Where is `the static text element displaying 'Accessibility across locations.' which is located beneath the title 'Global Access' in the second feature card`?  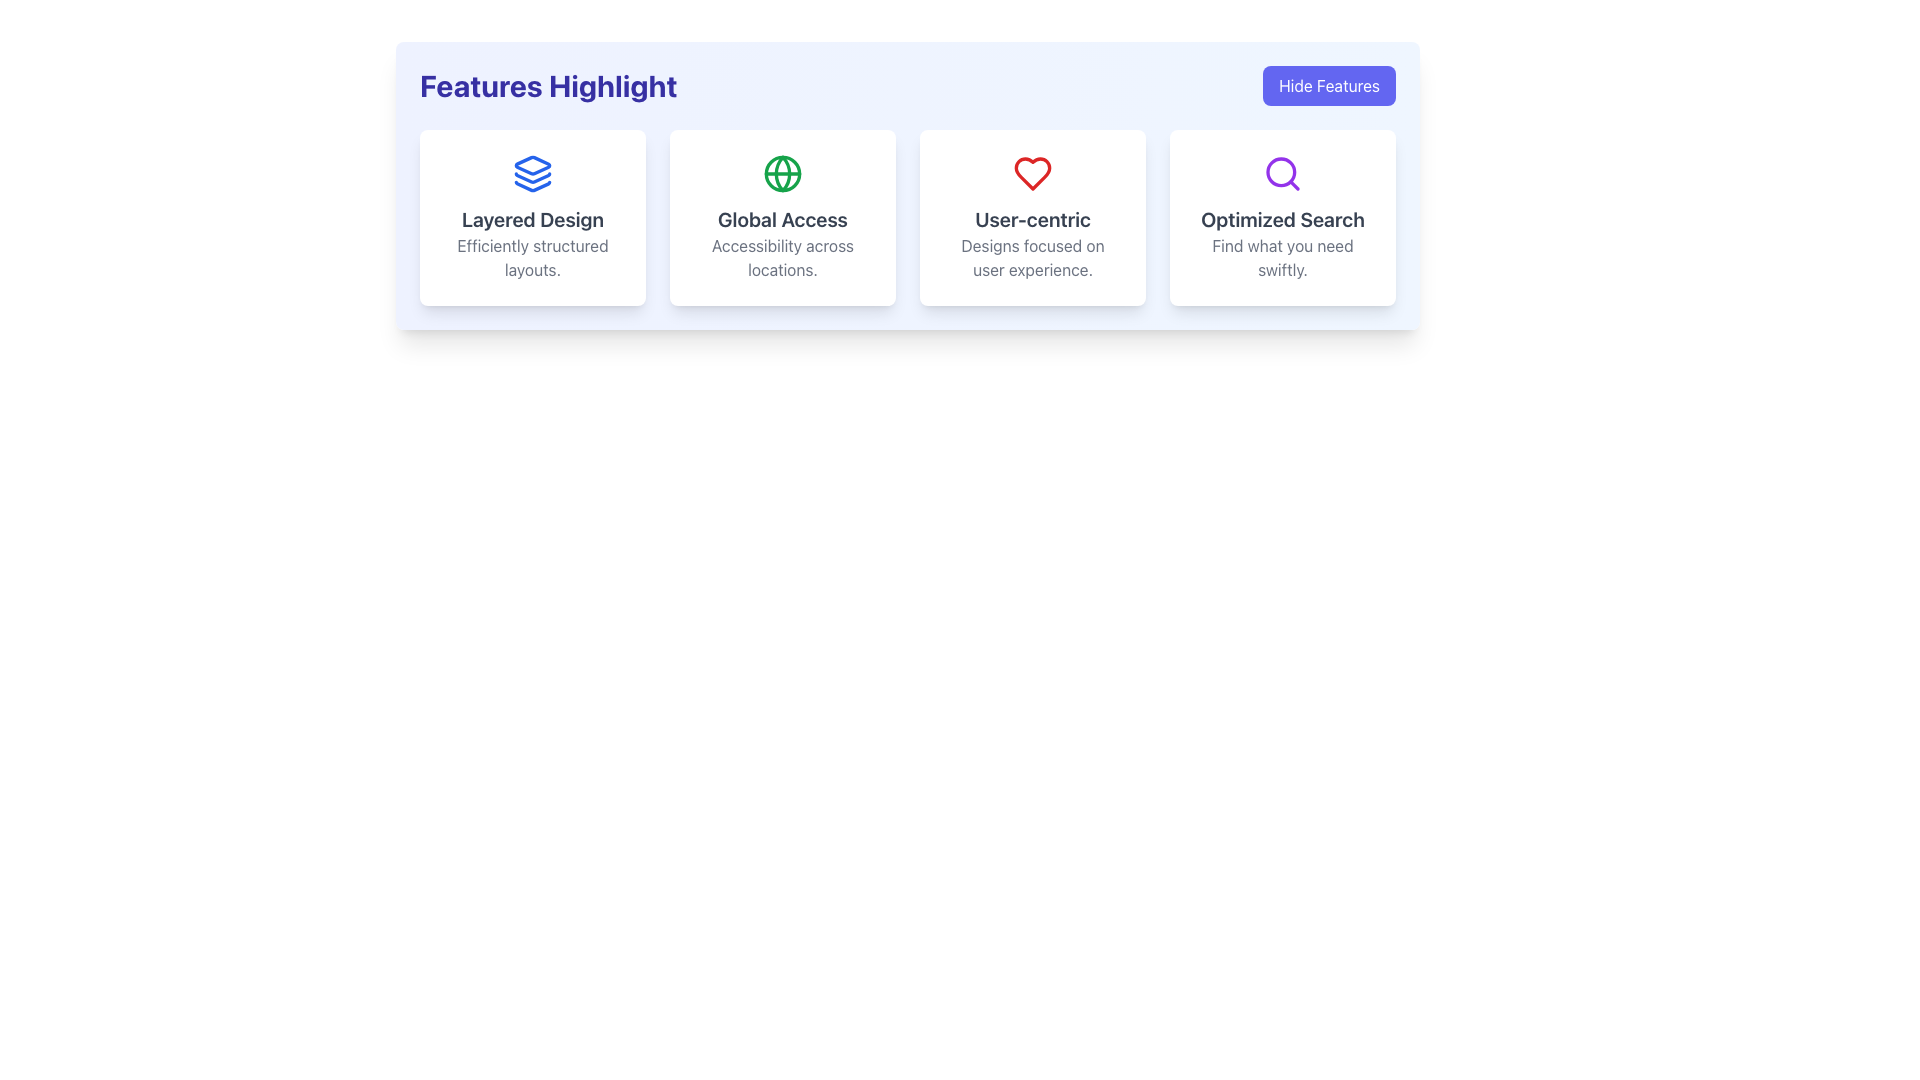 the static text element displaying 'Accessibility across locations.' which is located beneath the title 'Global Access' in the second feature card is located at coordinates (781, 257).